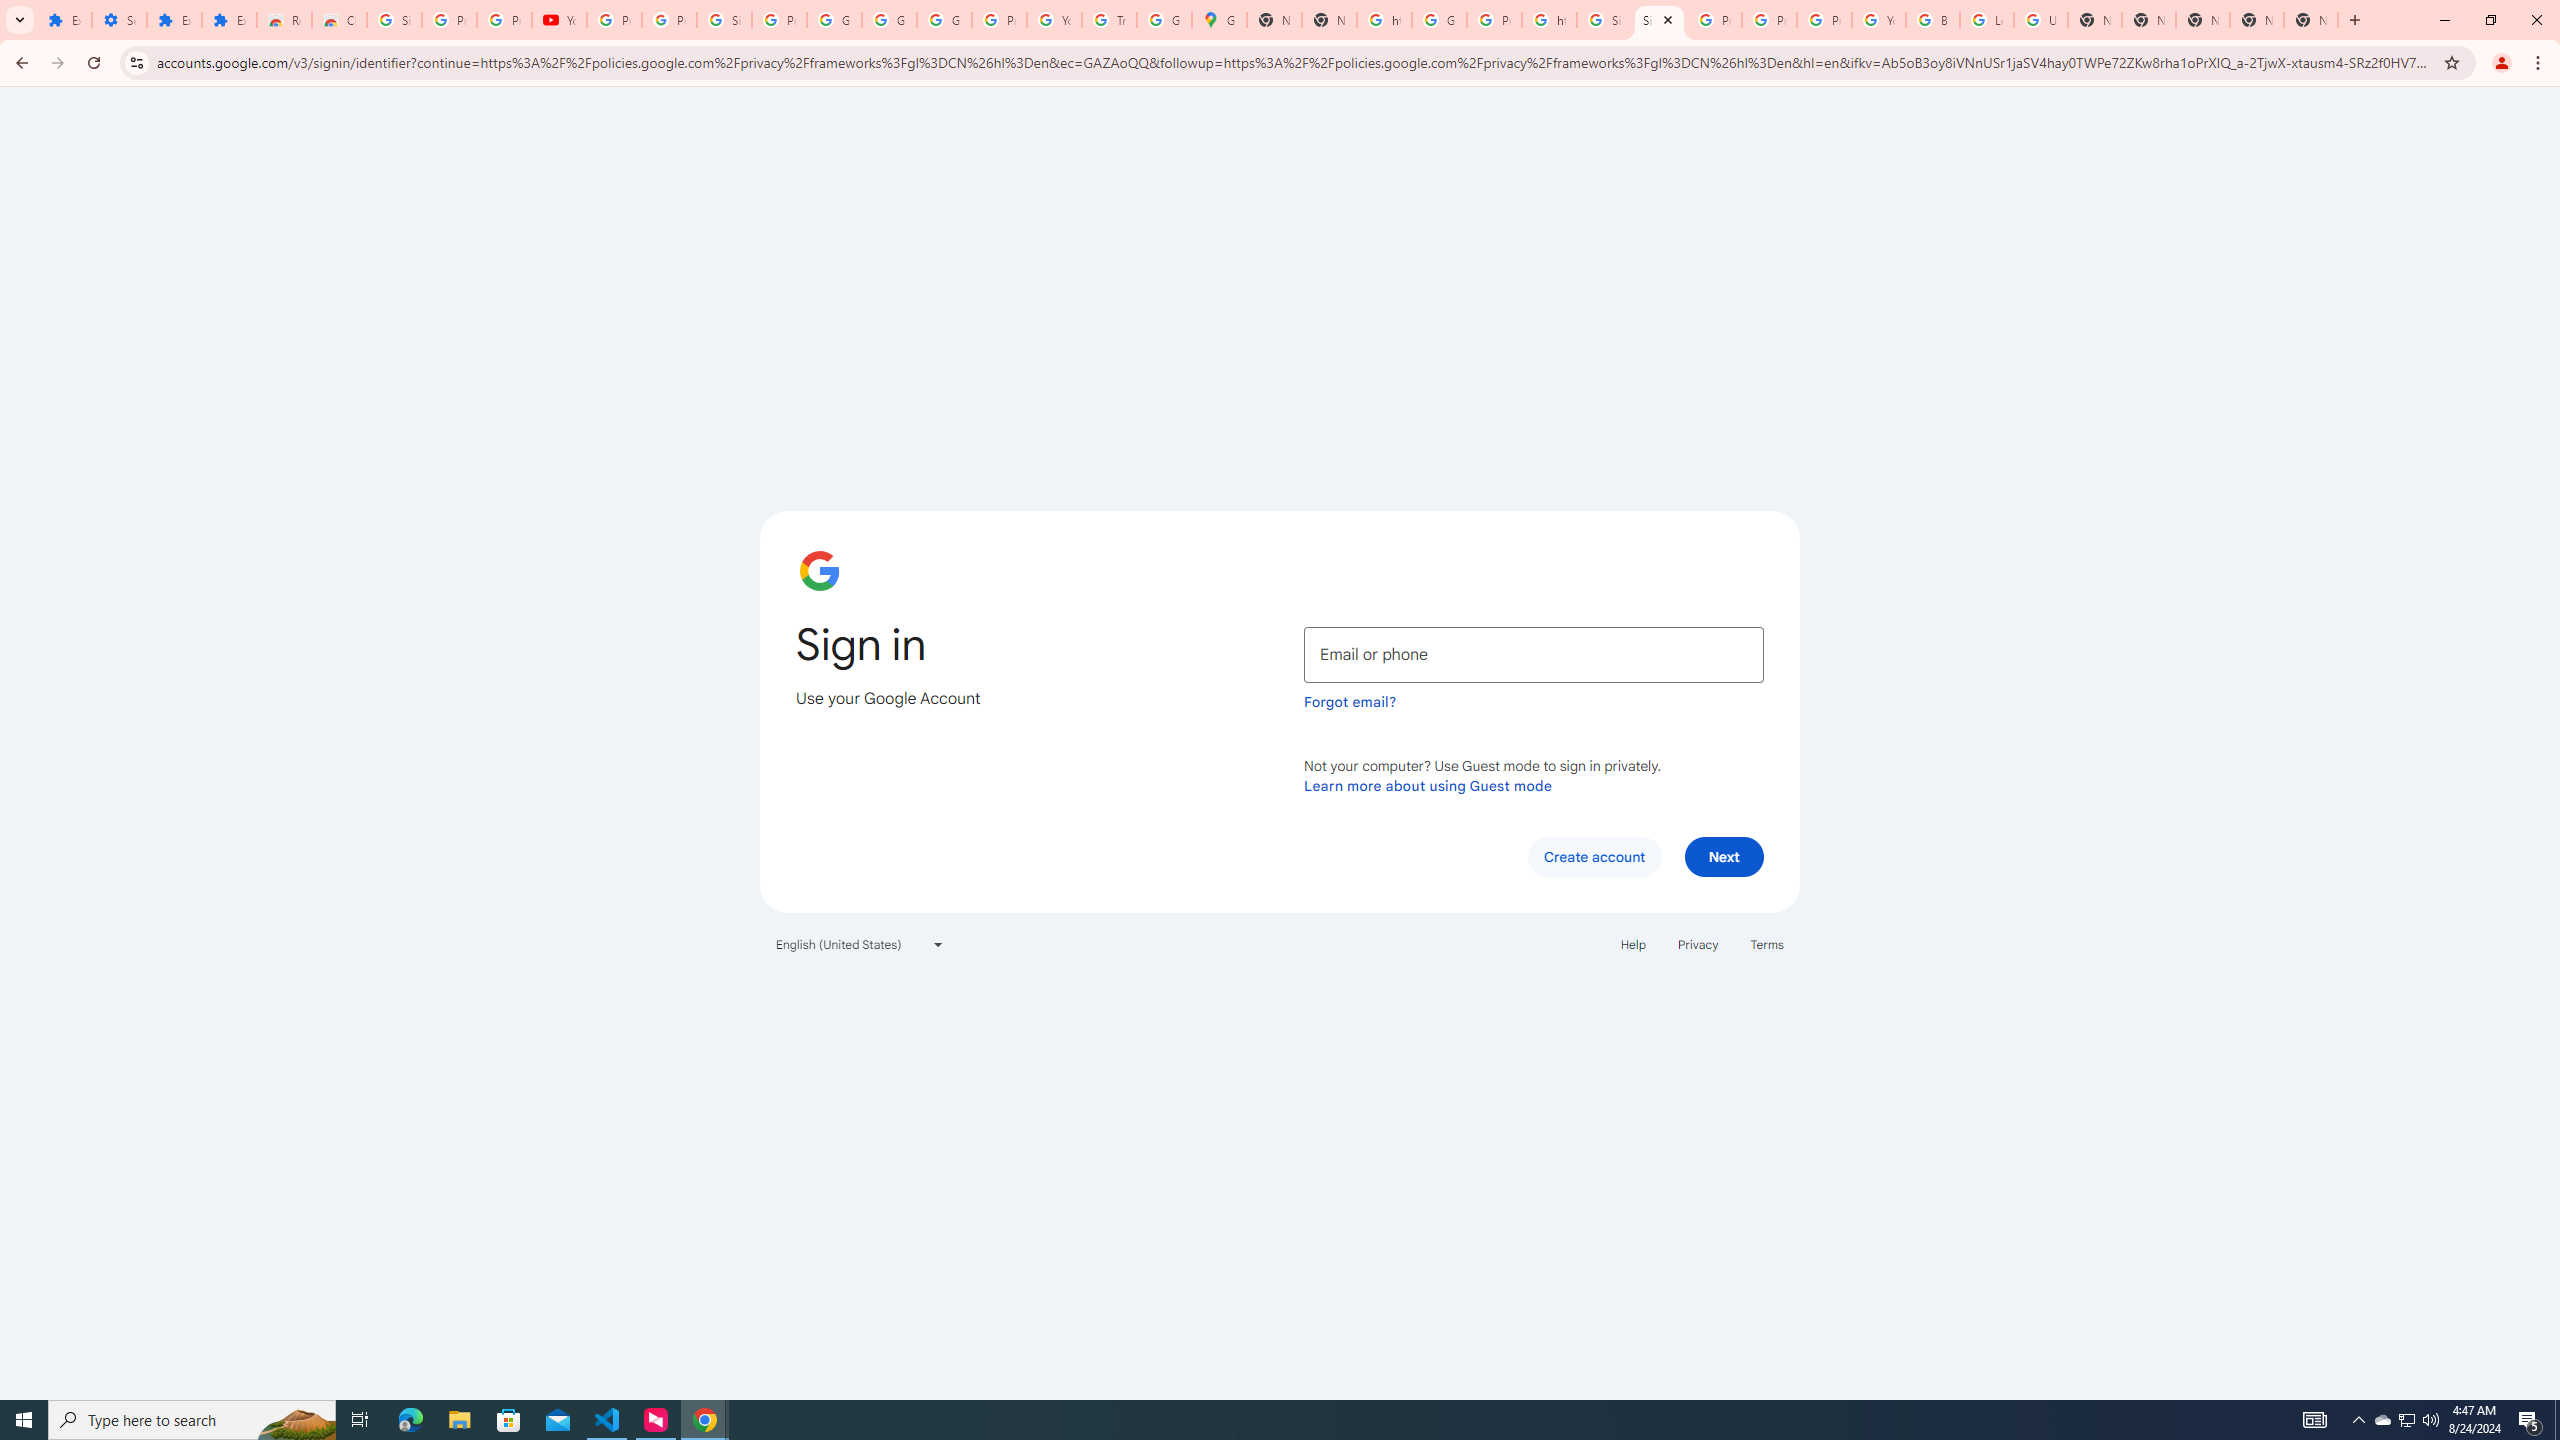 This screenshot has height=1440, width=2560. What do you see at coordinates (174, 19) in the screenshot?
I see `'Extensions'` at bounding box center [174, 19].